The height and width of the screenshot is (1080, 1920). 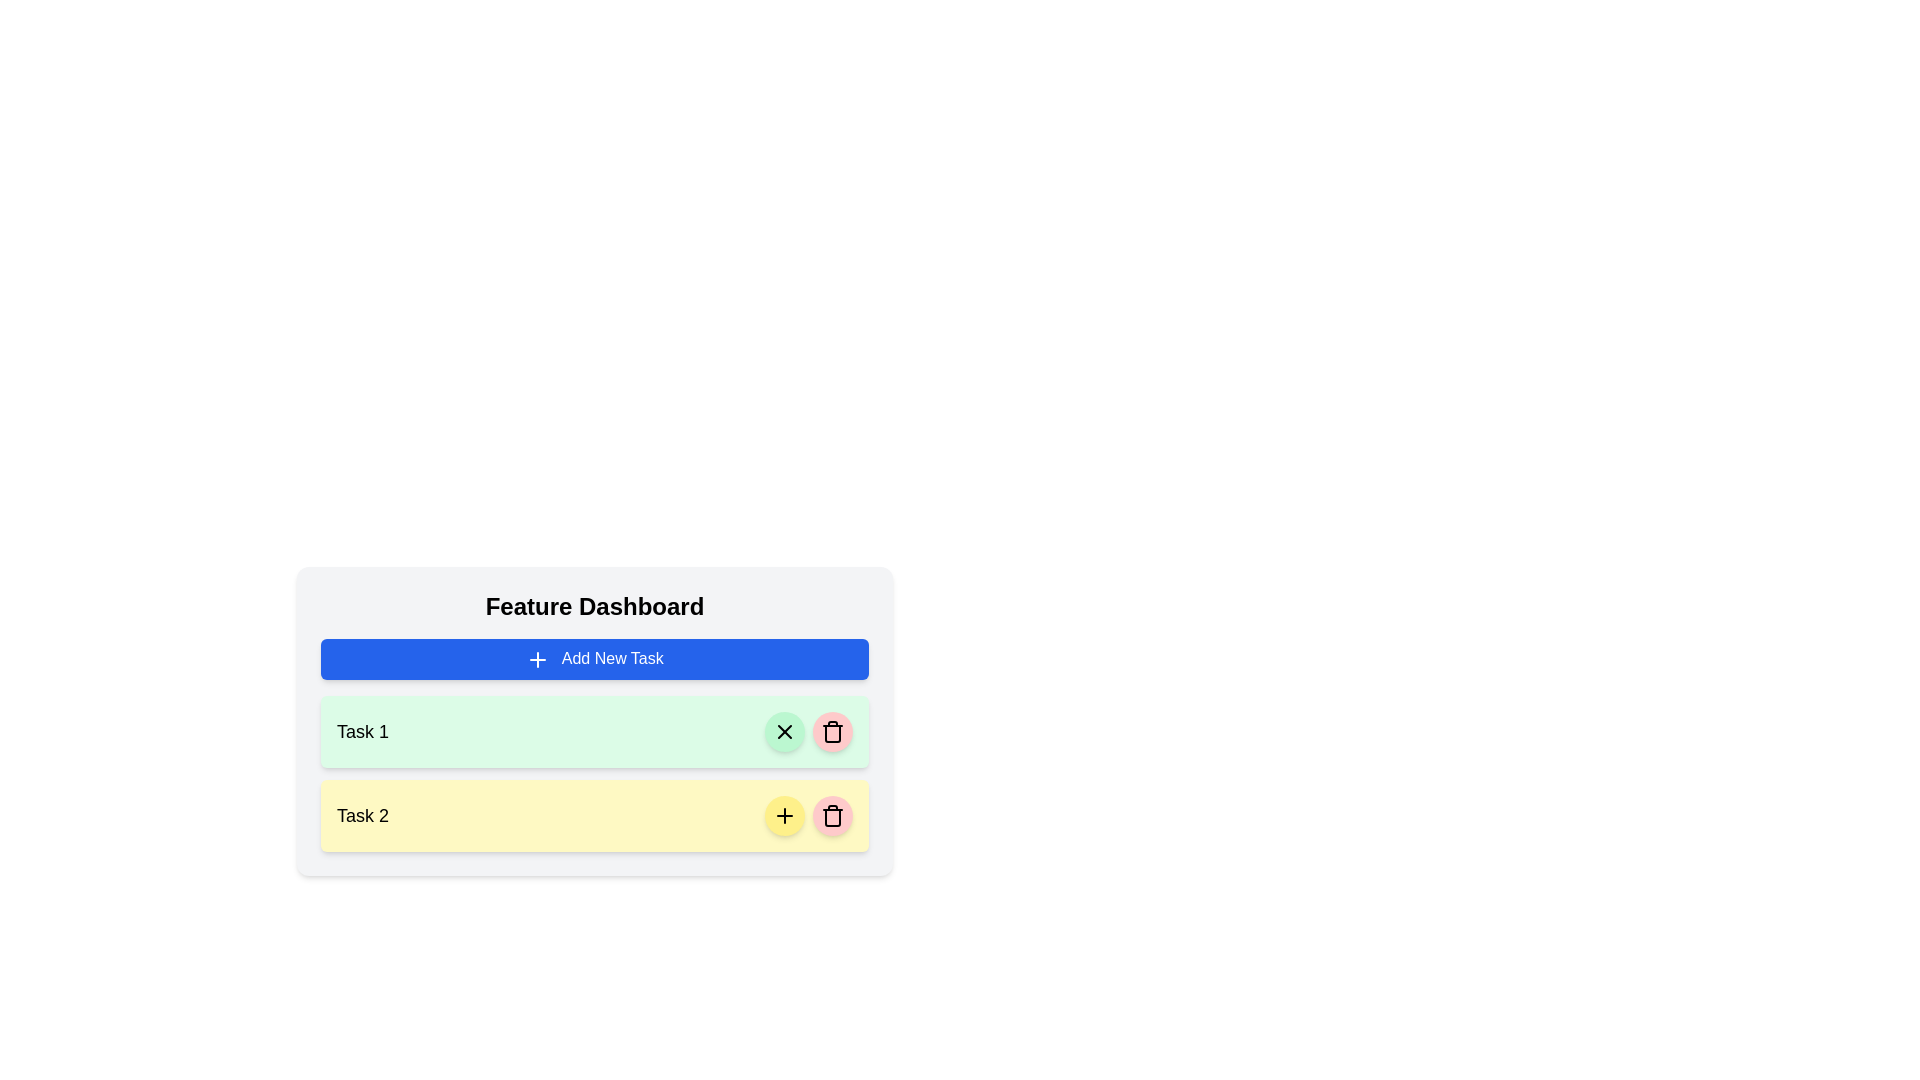 I want to click on task title displayed in the 'Task 1' text label, which is prominently styled with a green background in the task management interface, so click(x=363, y=731).